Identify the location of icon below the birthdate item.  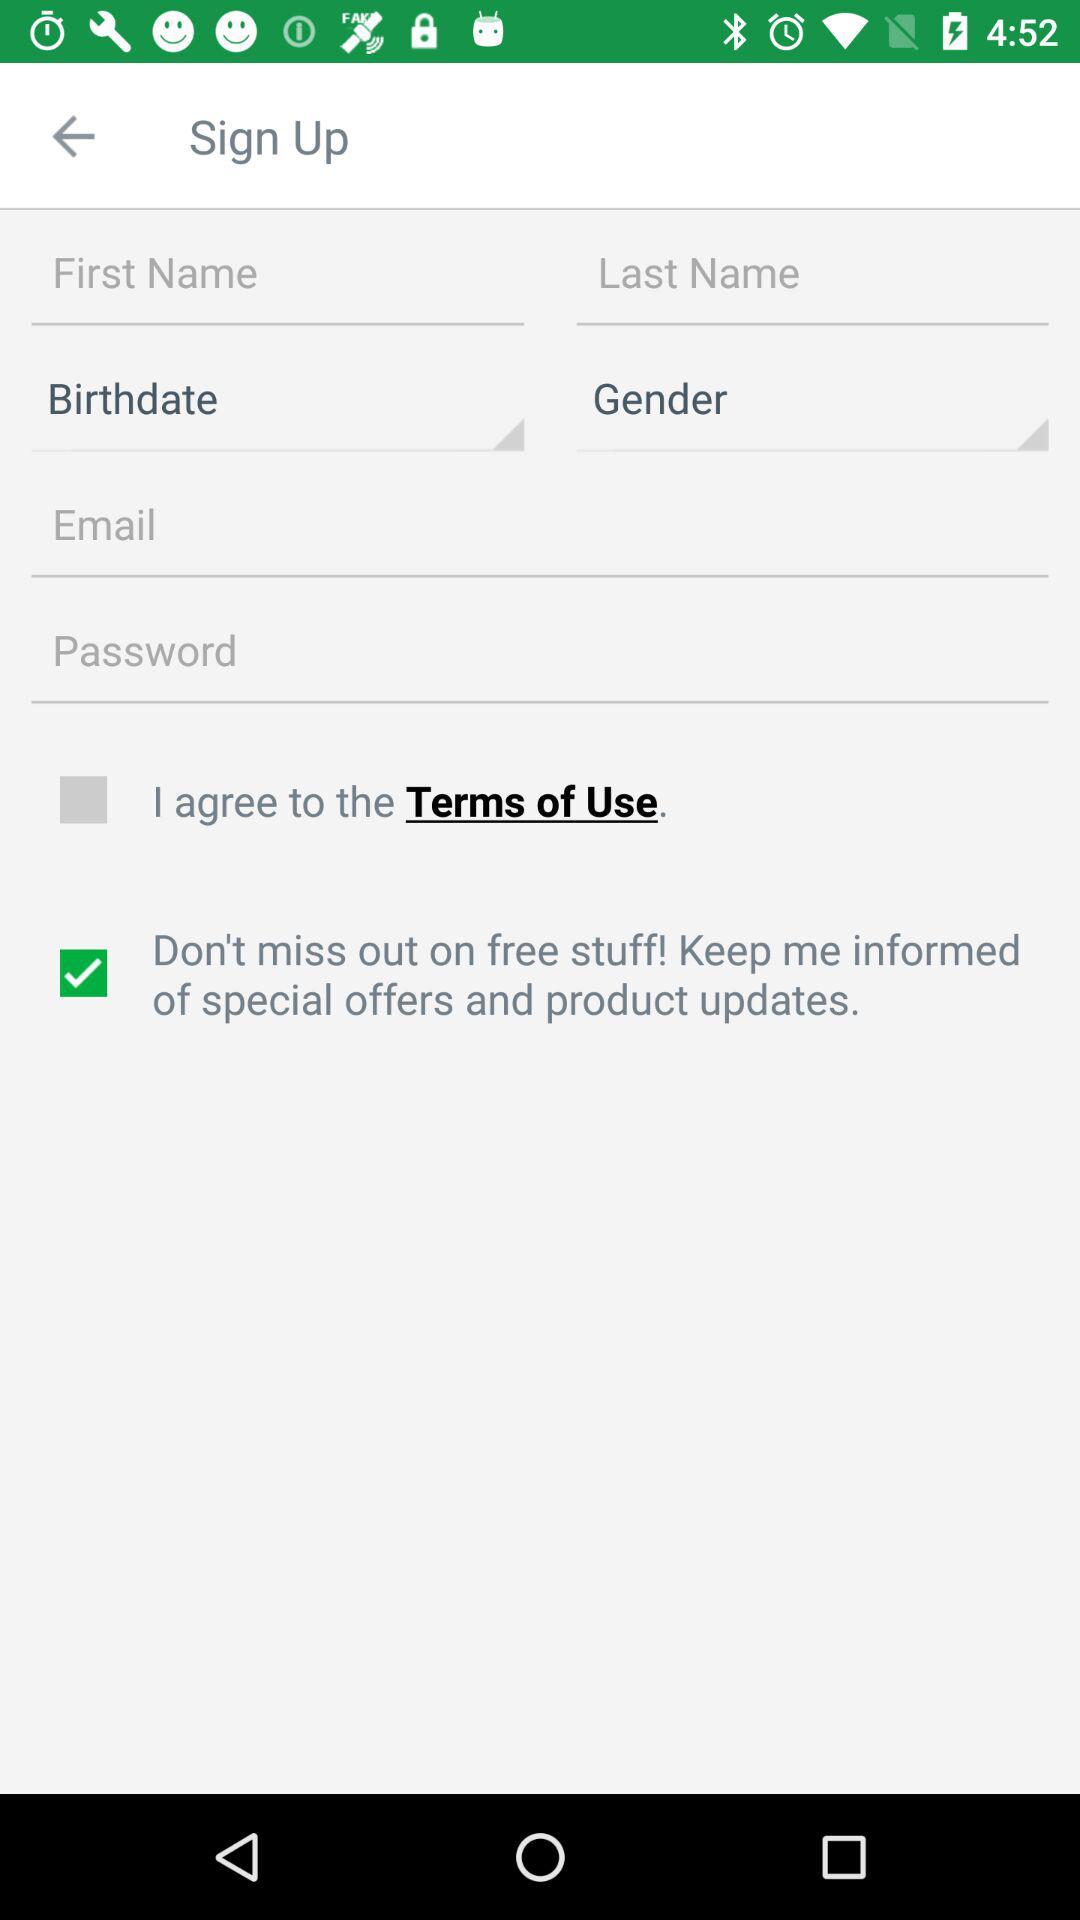
(540, 524).